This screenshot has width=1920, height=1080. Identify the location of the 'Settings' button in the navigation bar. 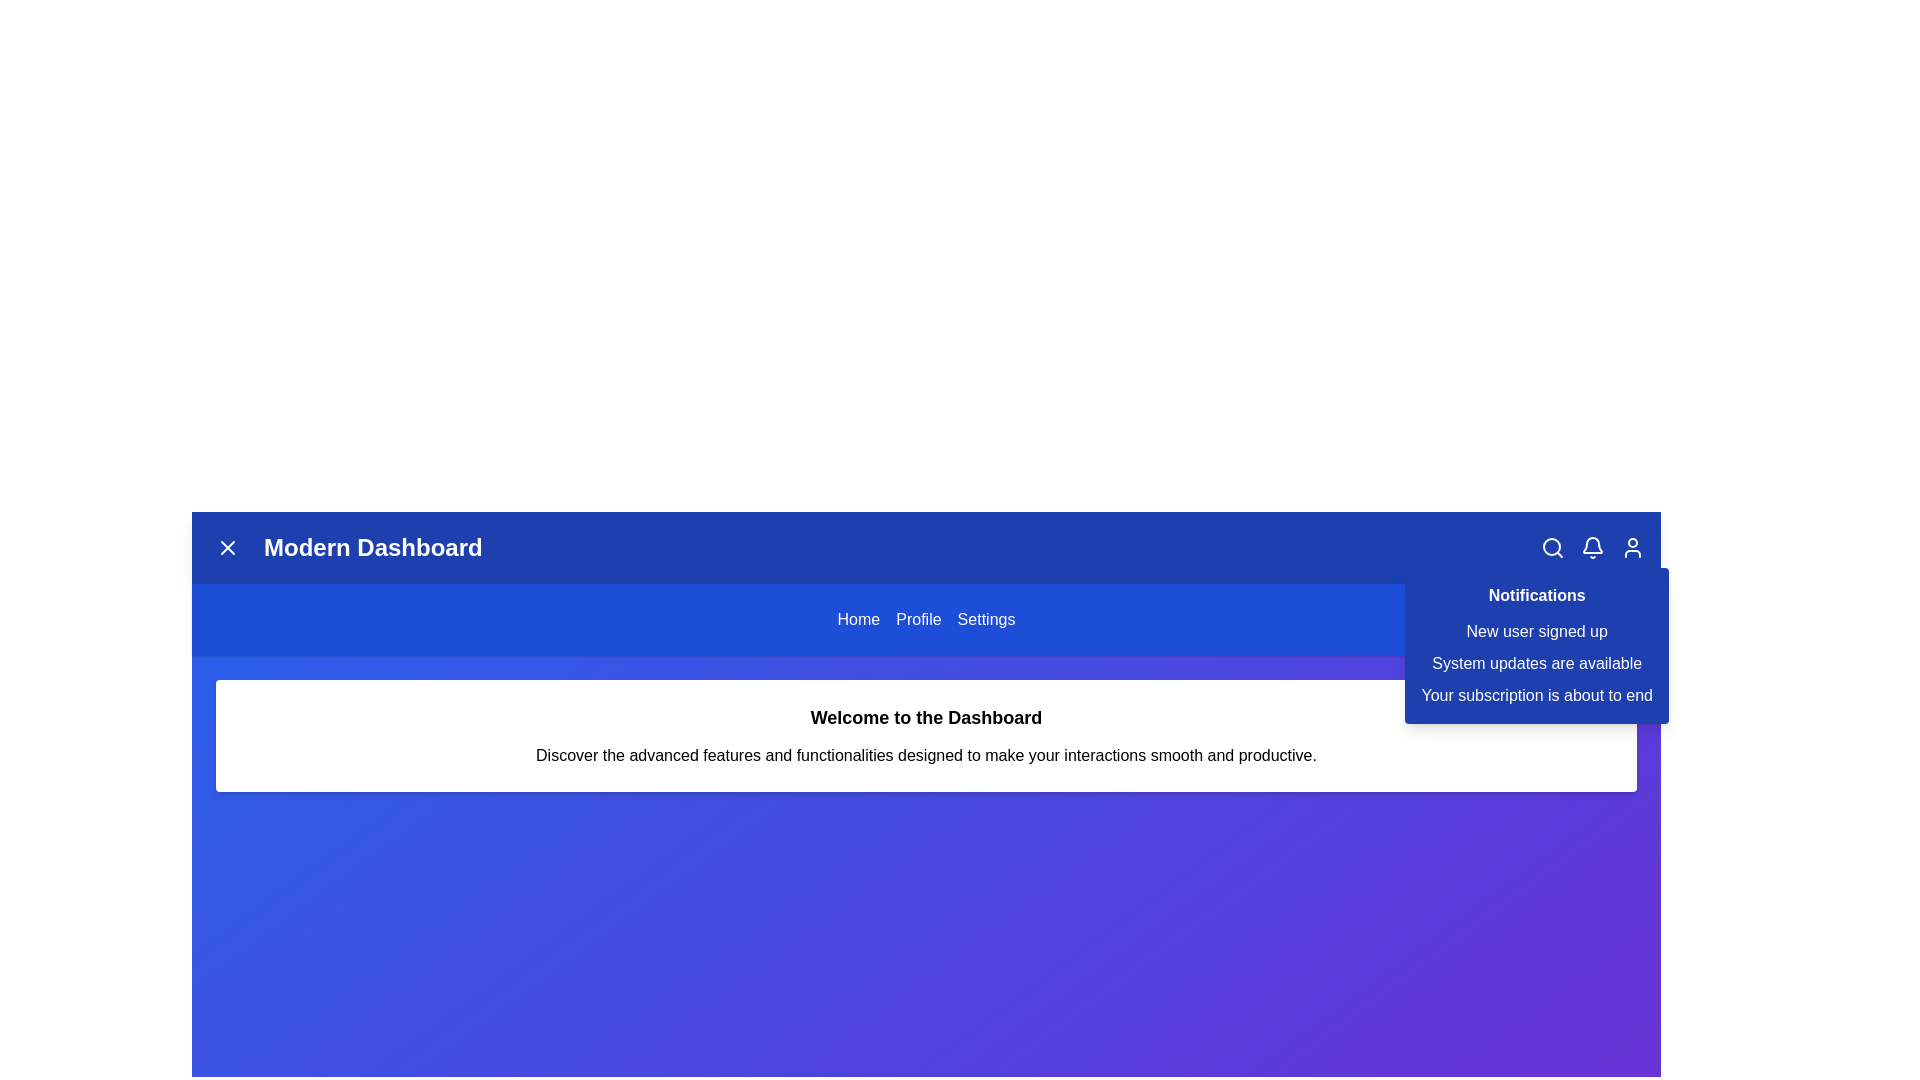
(985, 619).